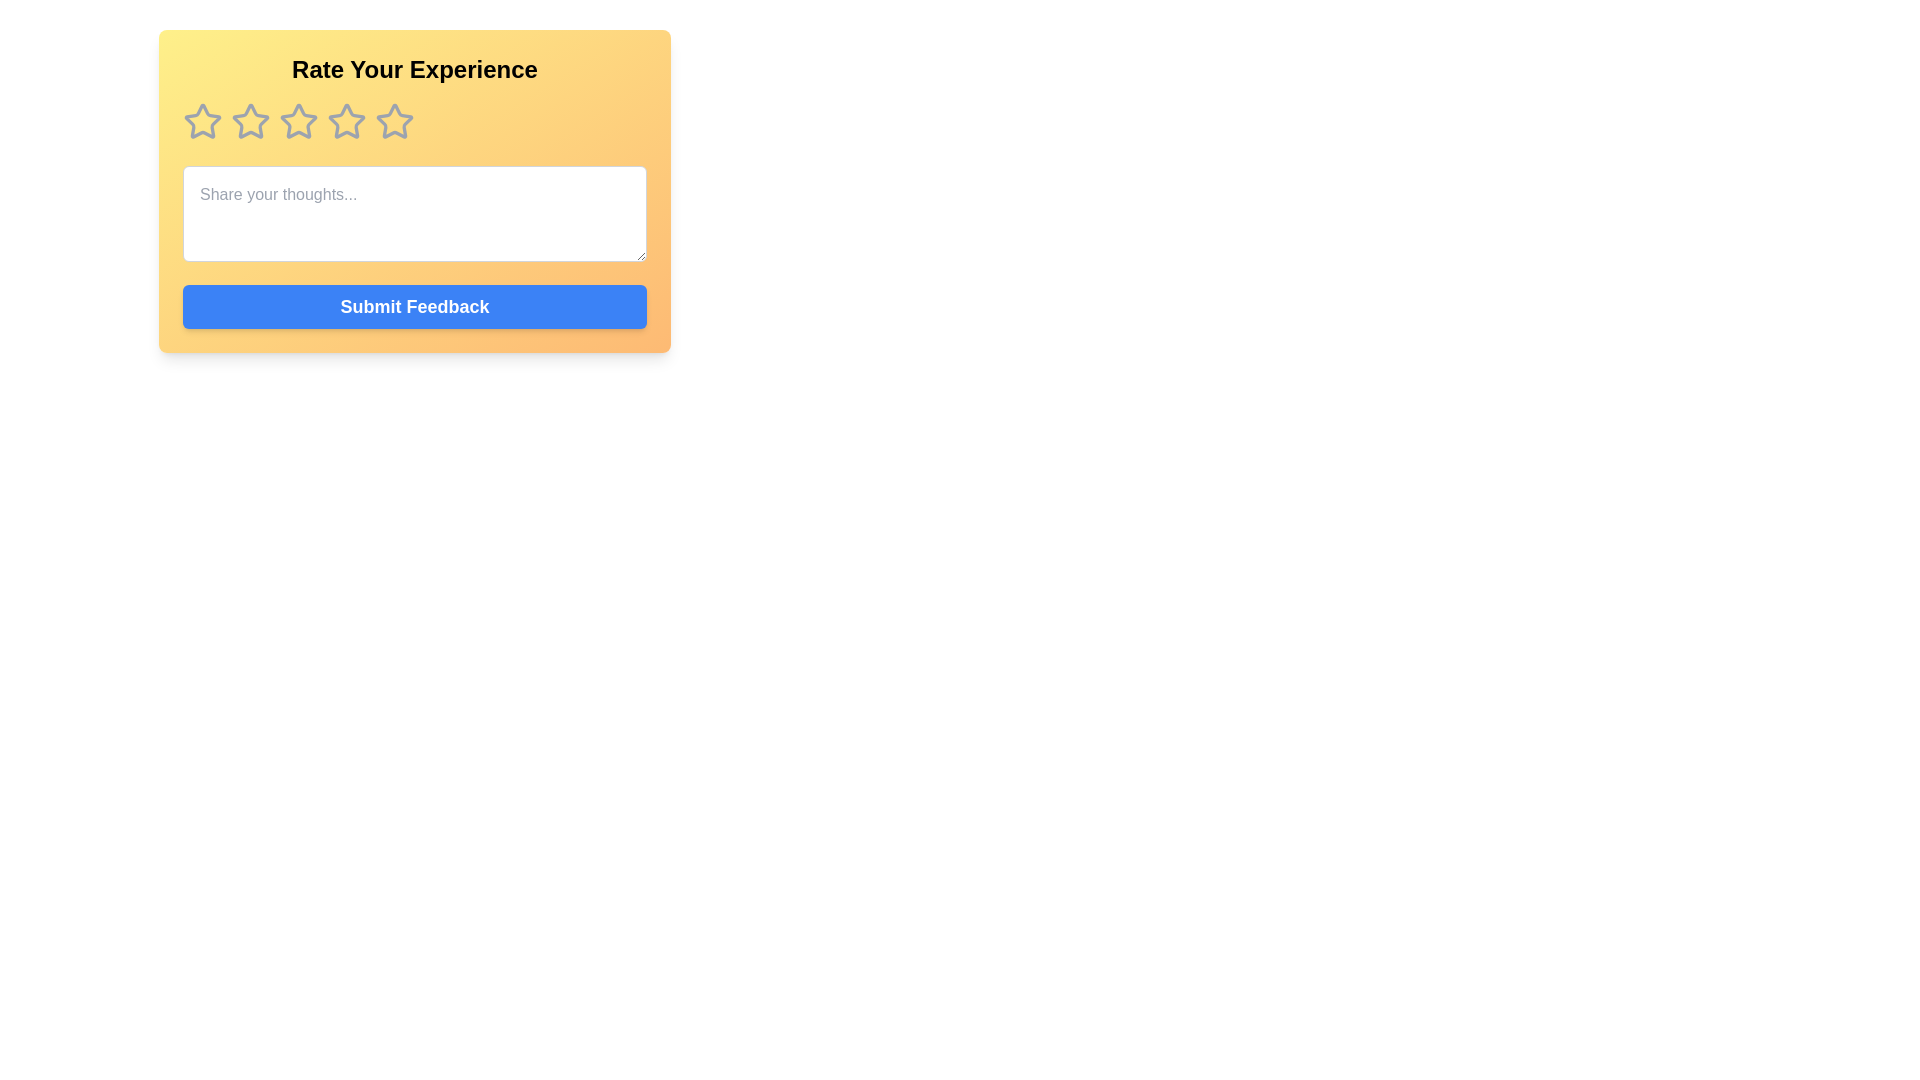 This screenshot has width=1920, height=1080. What do you see at coordinates (202, 121) in the screenshot?
I see `the first star rating icon, which is styled with a gray outline and located under the 'Rate Your Experience' header` at bounding box center [202, 121].